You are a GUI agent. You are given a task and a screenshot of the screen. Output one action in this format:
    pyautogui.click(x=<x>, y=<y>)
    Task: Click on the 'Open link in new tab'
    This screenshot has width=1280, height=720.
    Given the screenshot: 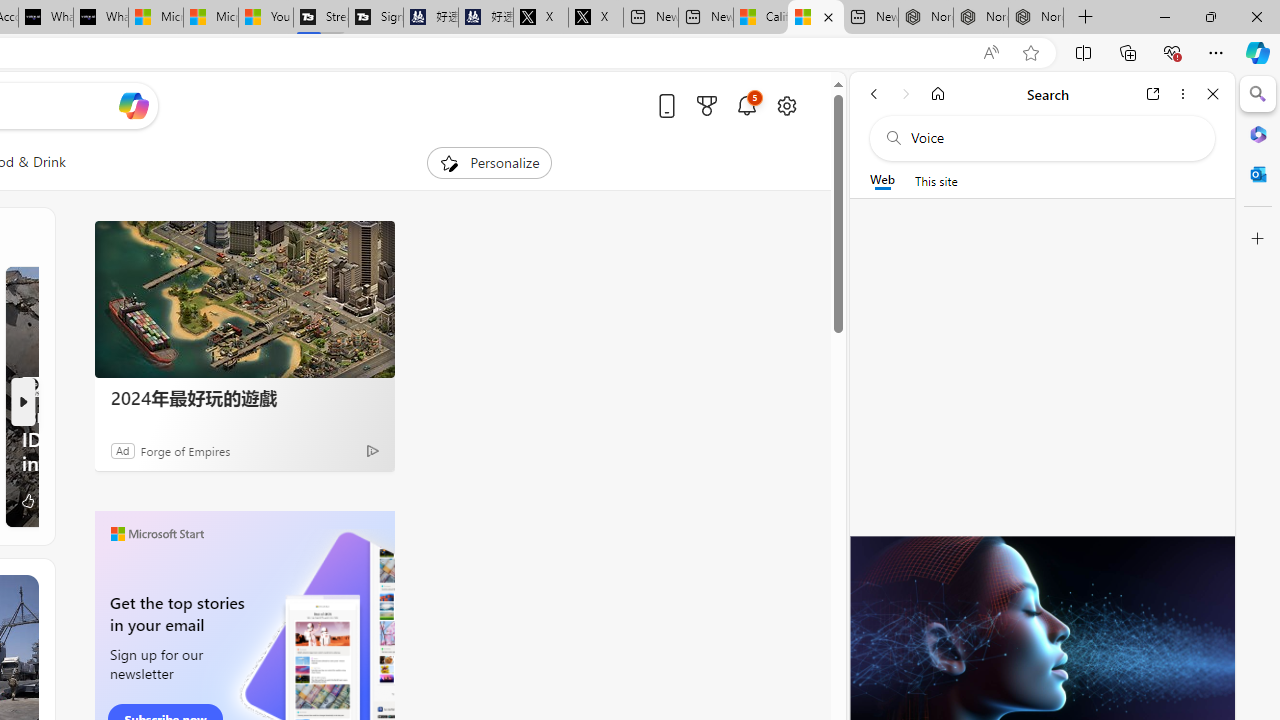 What is the action you would take?
    pyautogui.click(x=1153, y=93)
    